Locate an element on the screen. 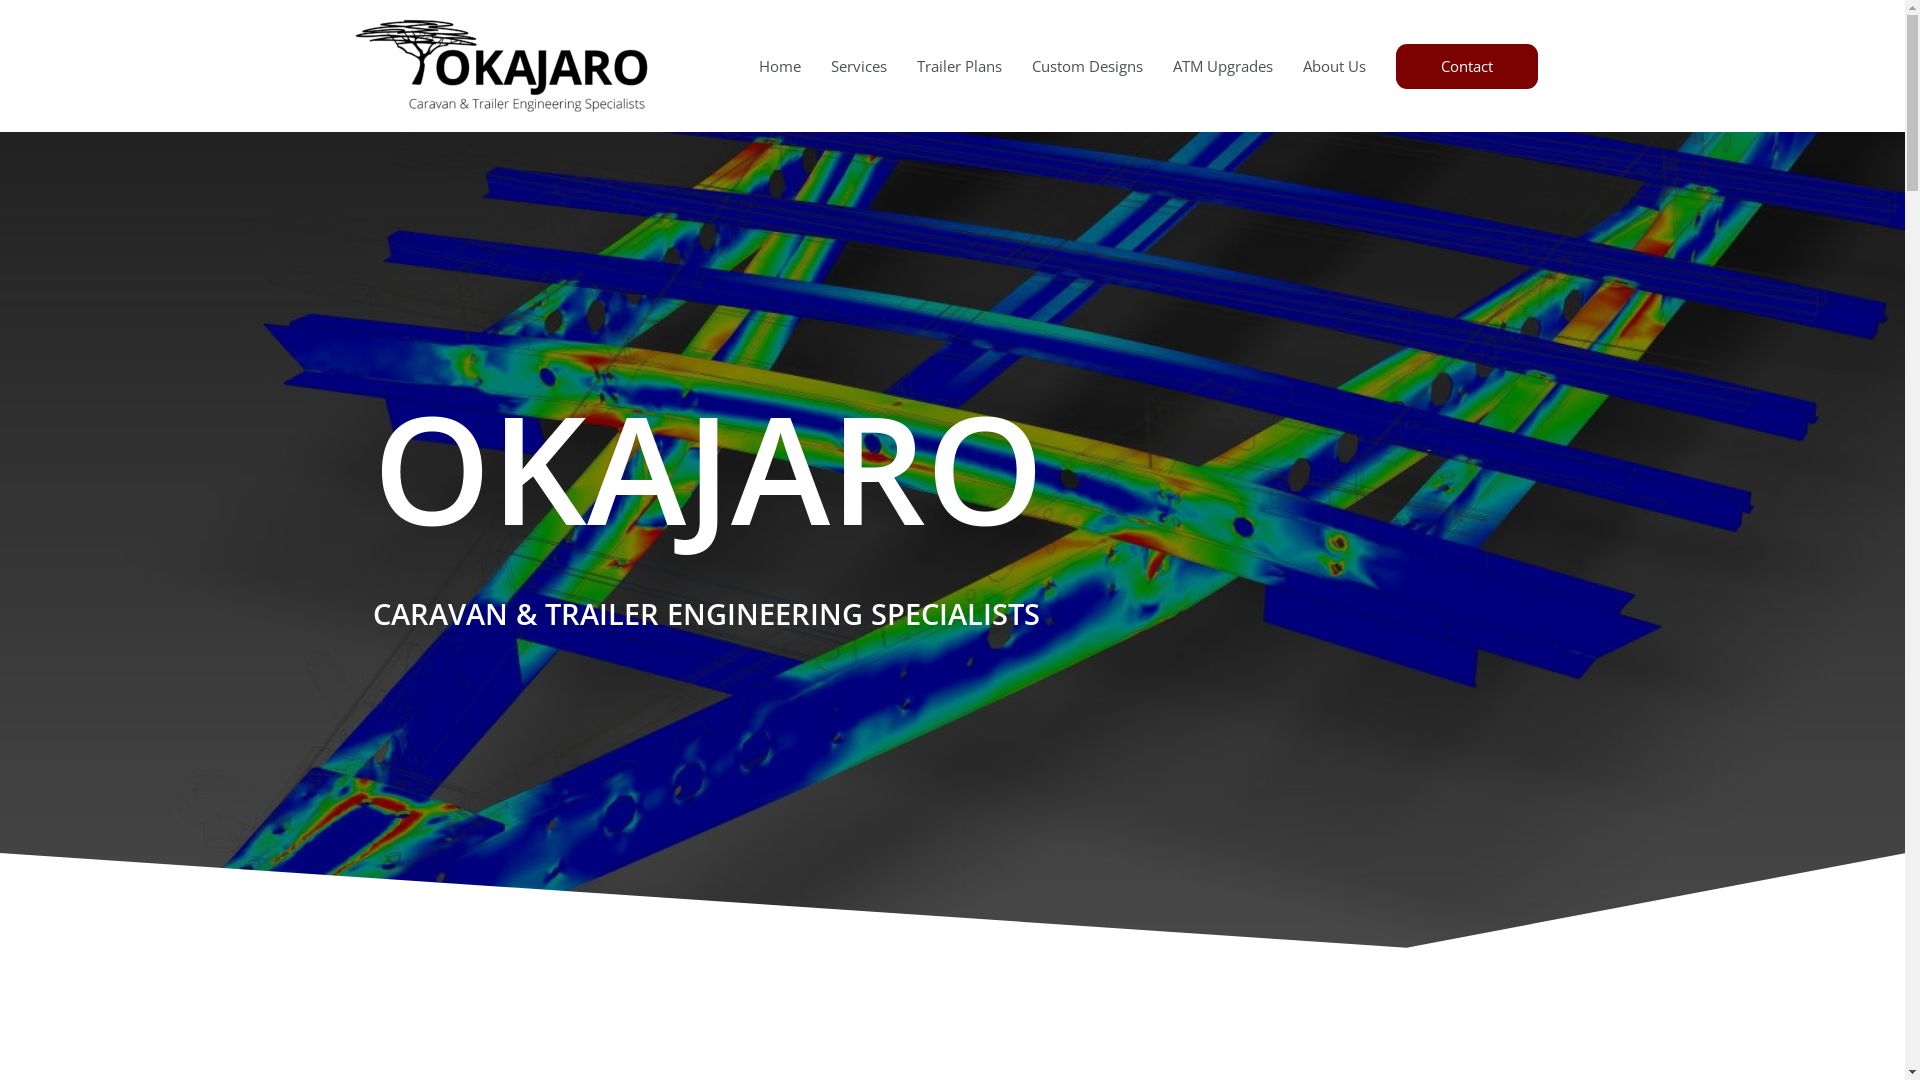  'Trailer Plans' is located at coordinates (901, 64).